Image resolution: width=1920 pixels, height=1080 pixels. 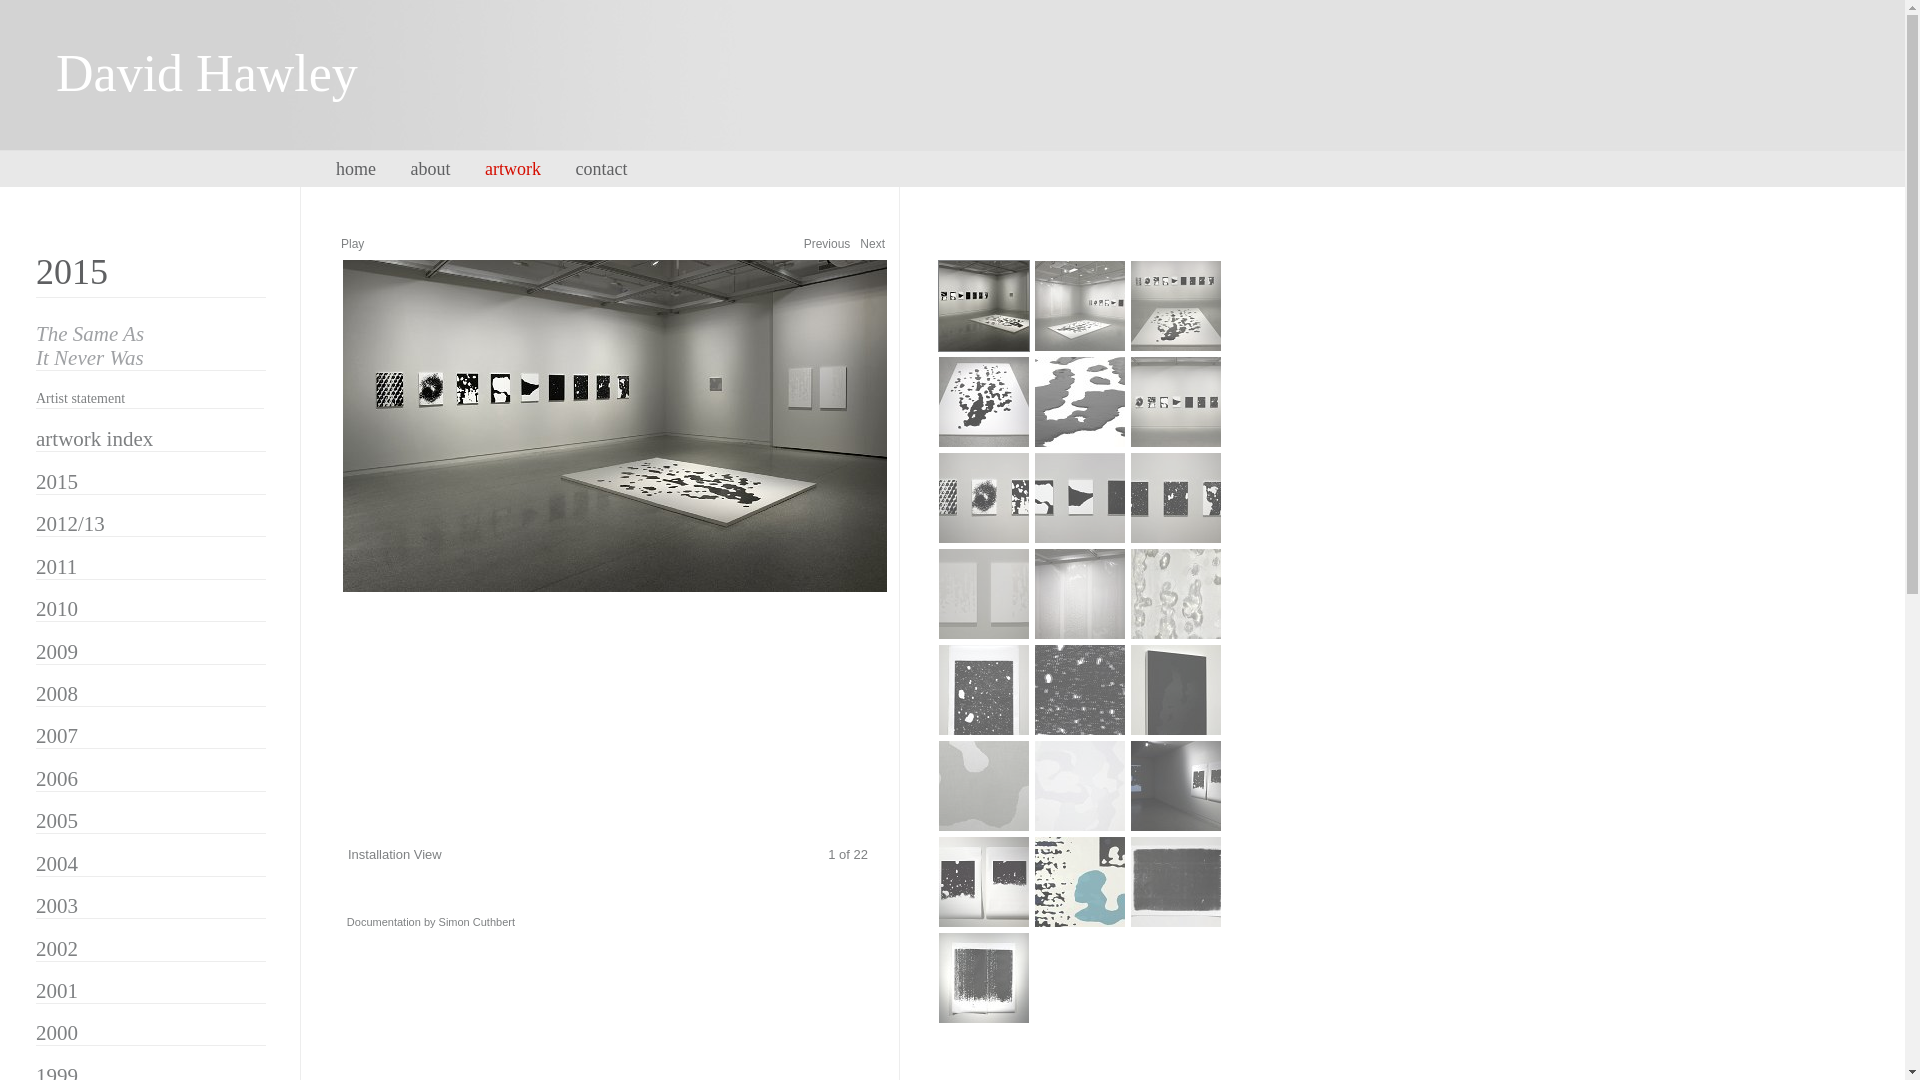 I want to click on '09 (2)', so click(x=1129, y=496).